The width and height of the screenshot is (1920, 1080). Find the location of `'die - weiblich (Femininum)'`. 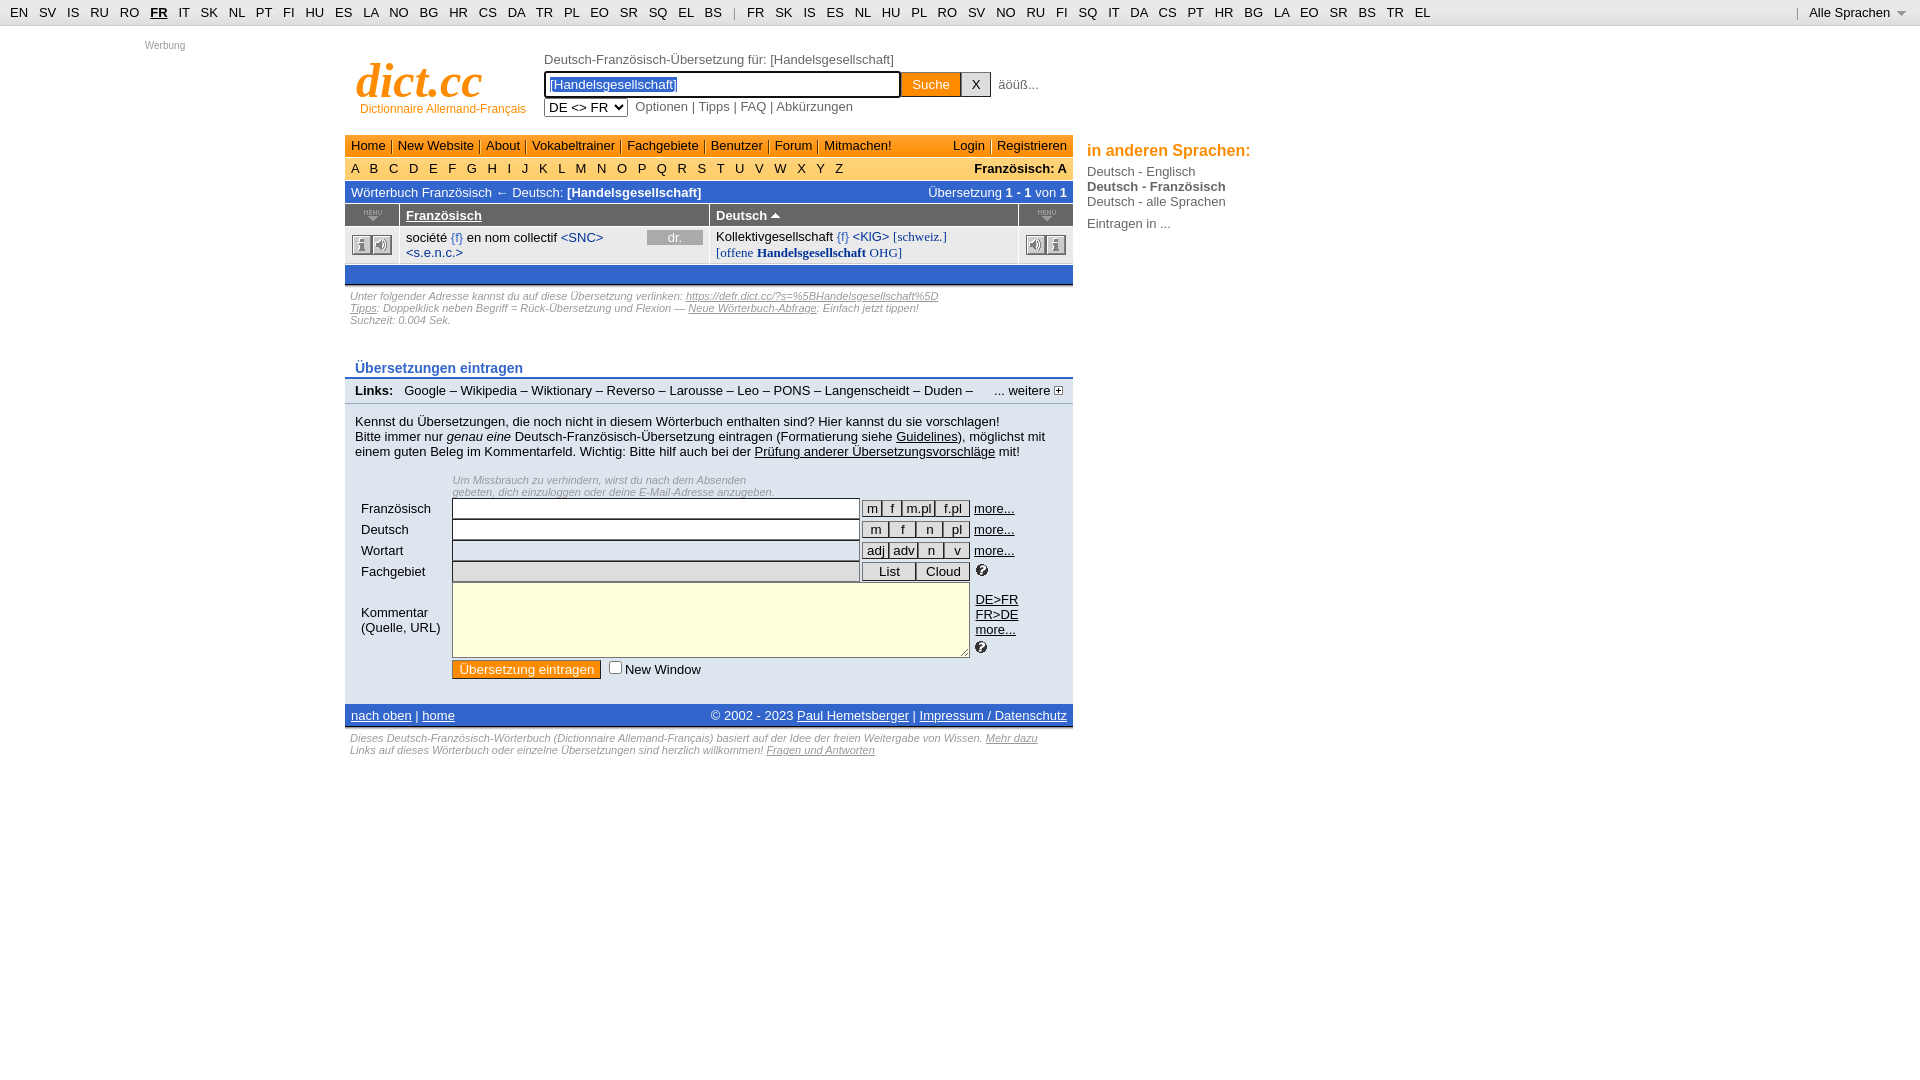

'die - weiblich (Femininum)' is located at coordinates (901, 528).